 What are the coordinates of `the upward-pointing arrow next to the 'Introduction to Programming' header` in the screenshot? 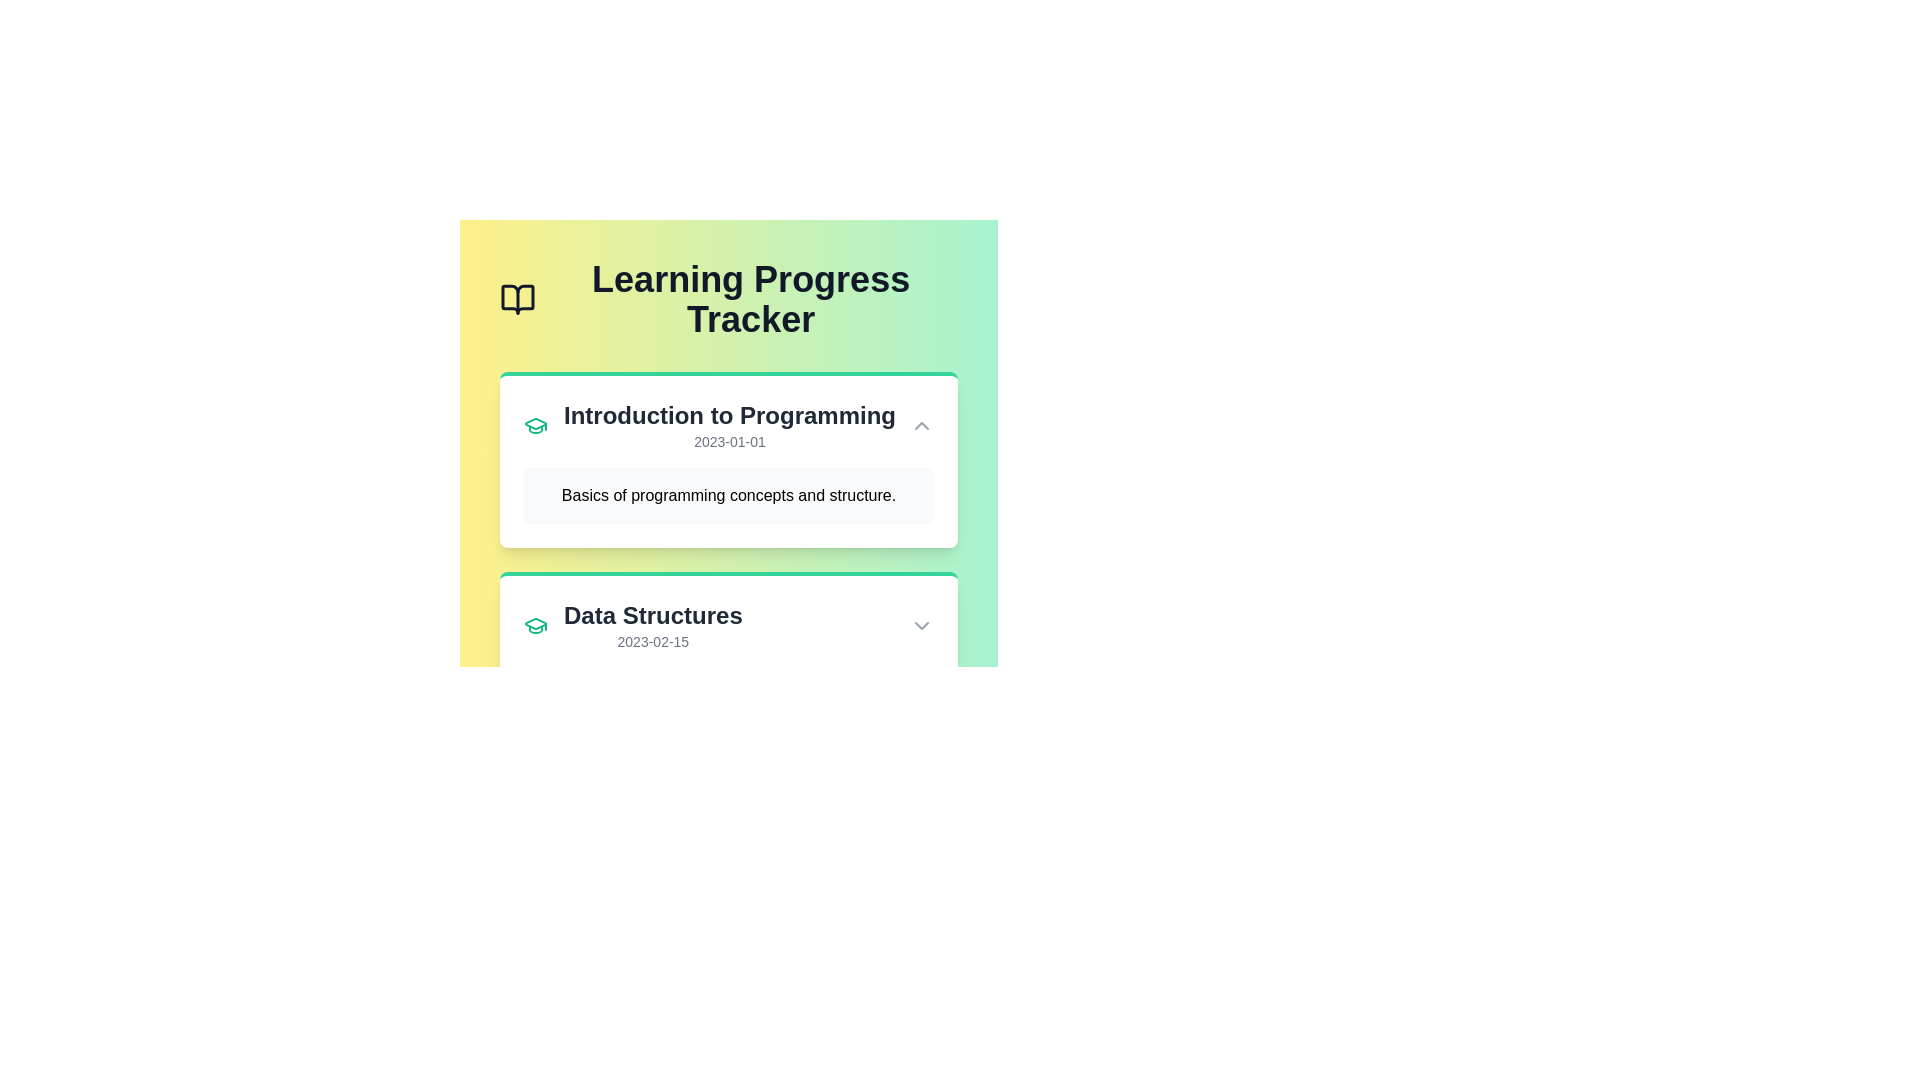 It's located at (728, 424).